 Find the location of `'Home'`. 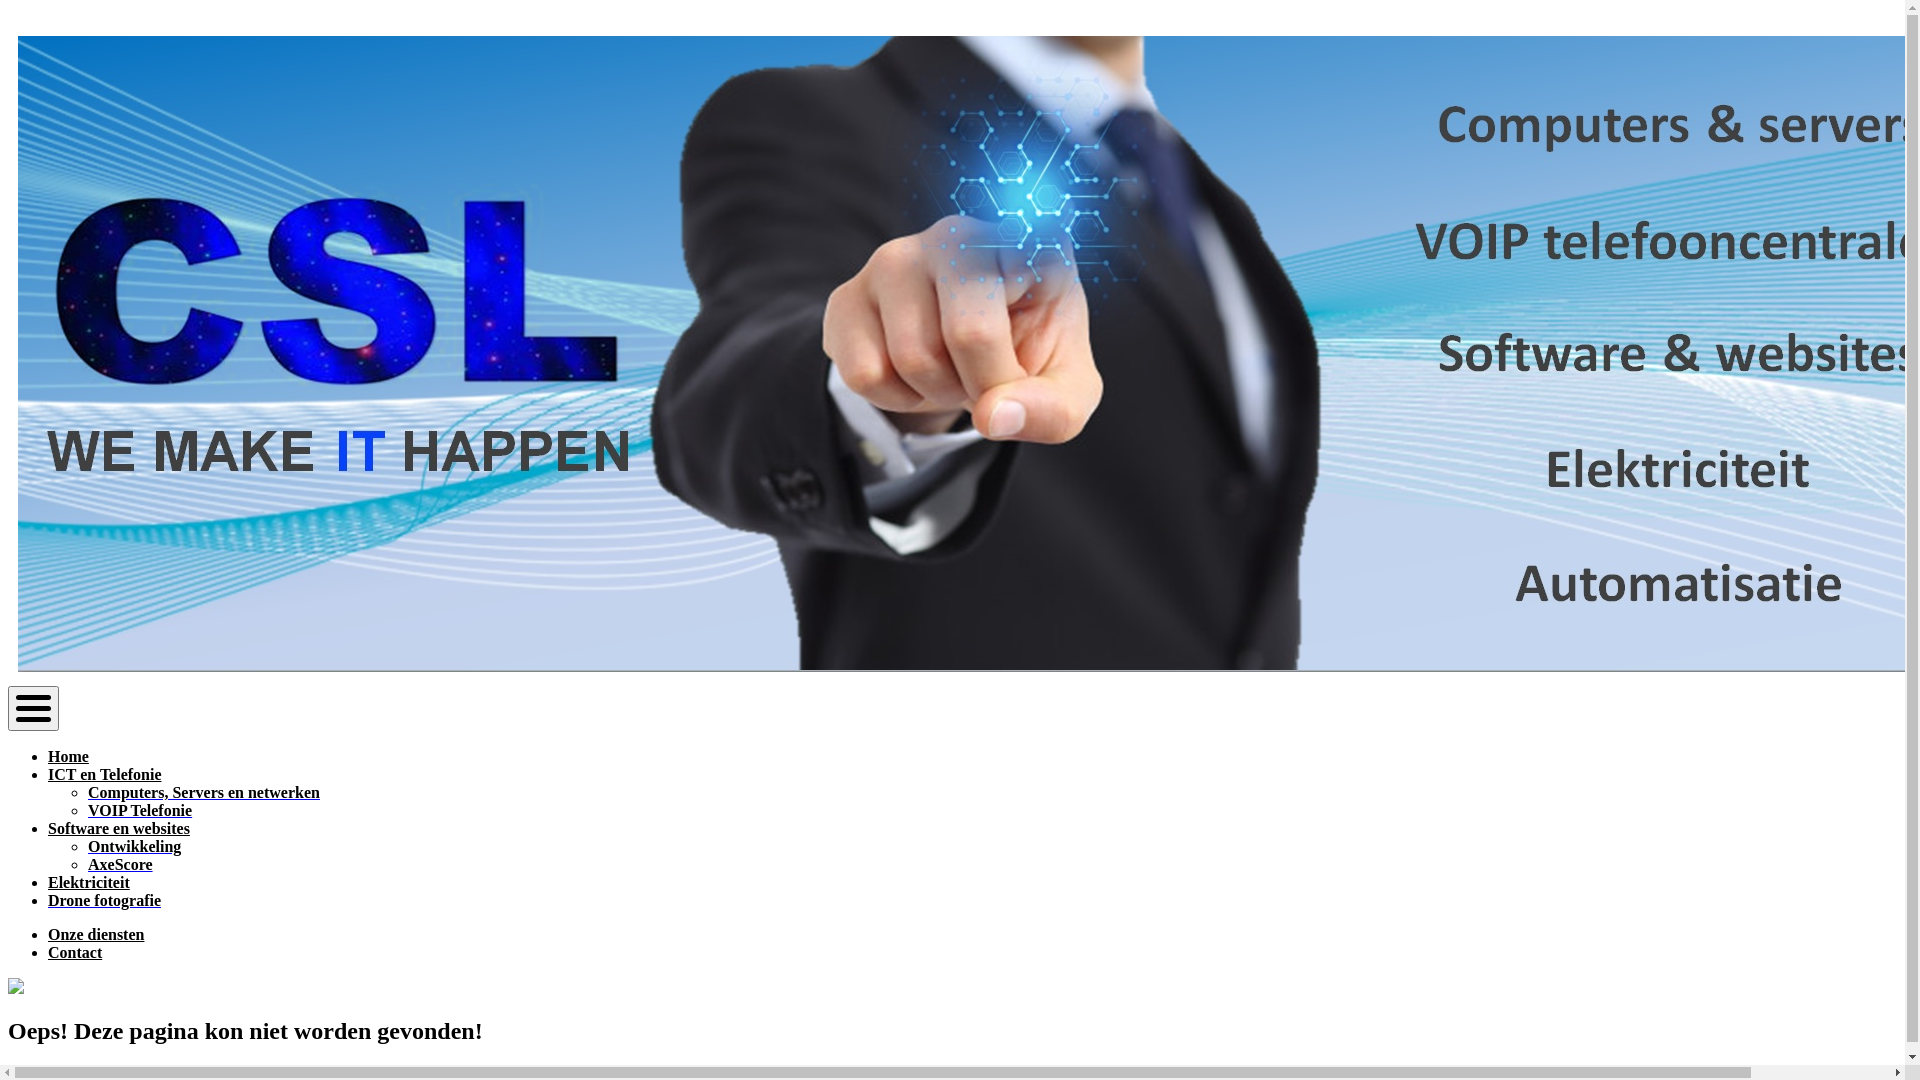

'Home' is located at coordinates (68, 756).